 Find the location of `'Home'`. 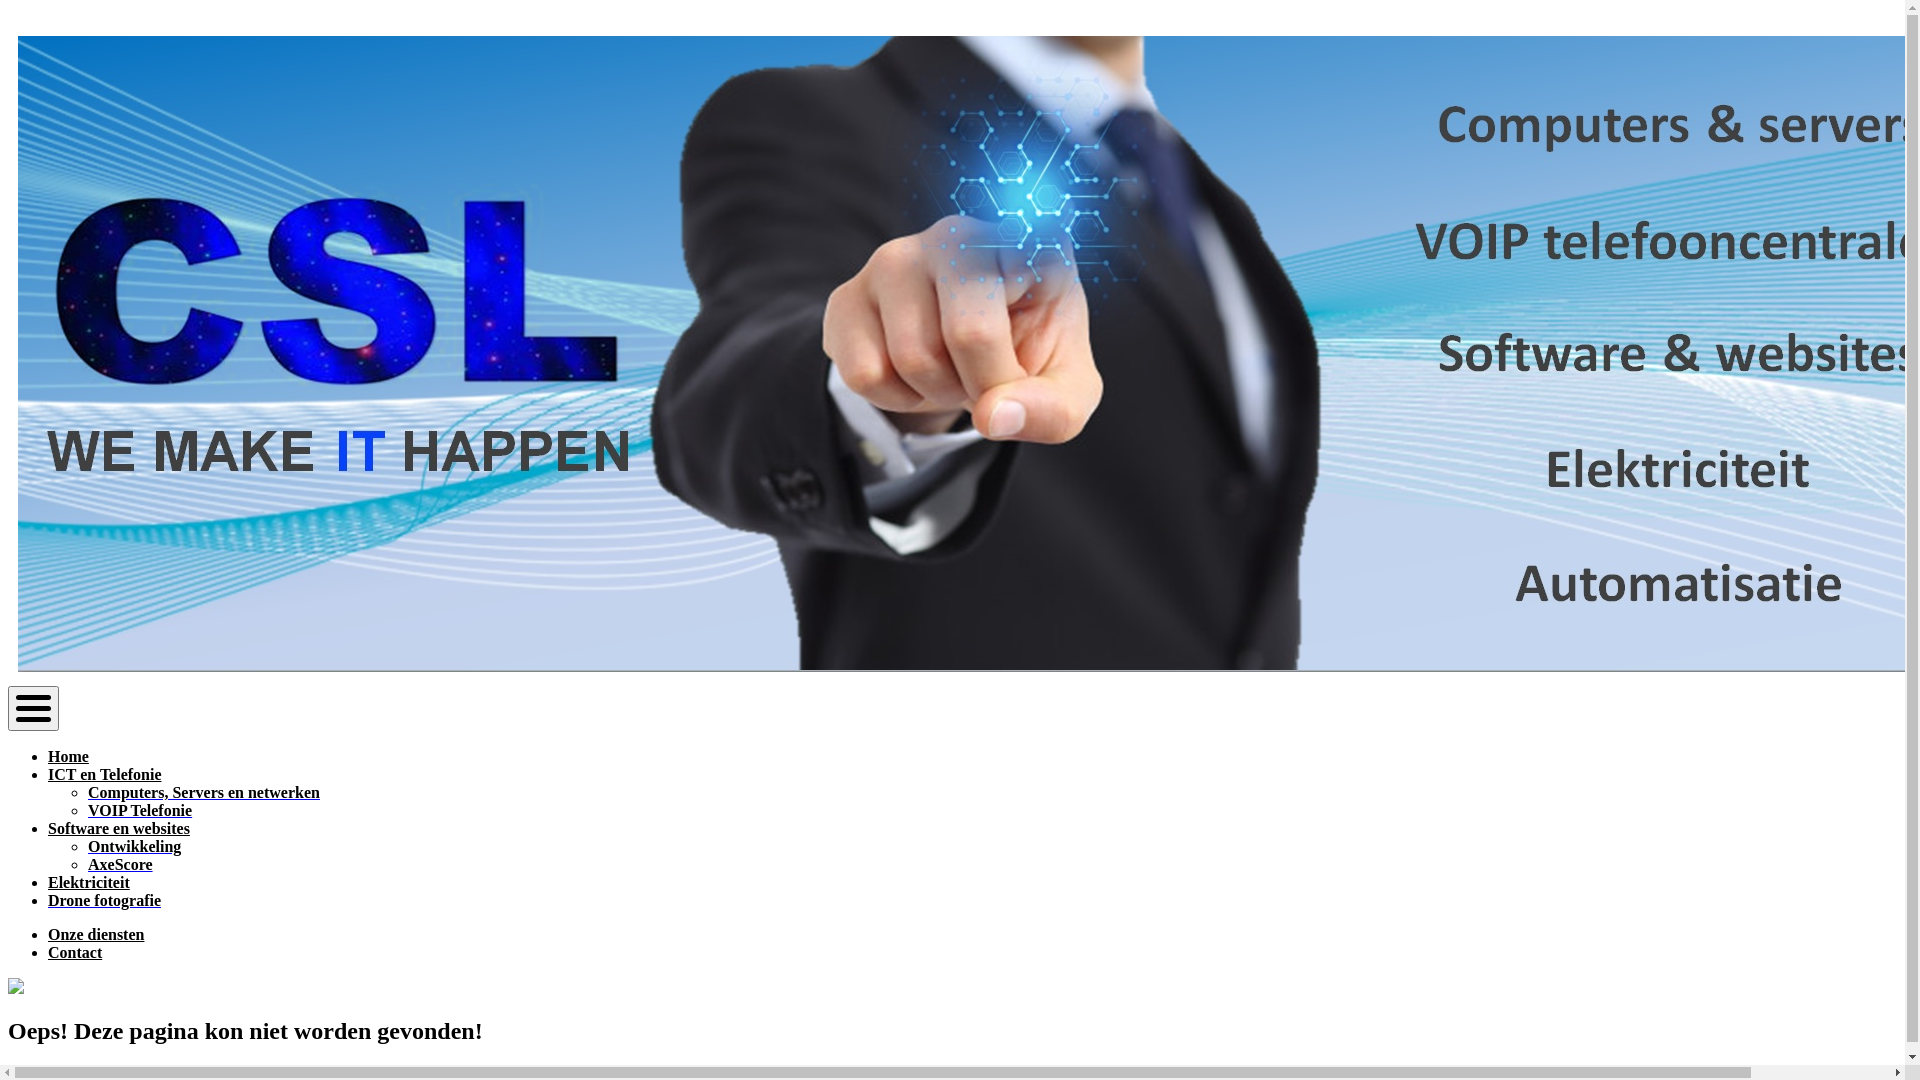

'Home' is located at coordinates (68, 756).